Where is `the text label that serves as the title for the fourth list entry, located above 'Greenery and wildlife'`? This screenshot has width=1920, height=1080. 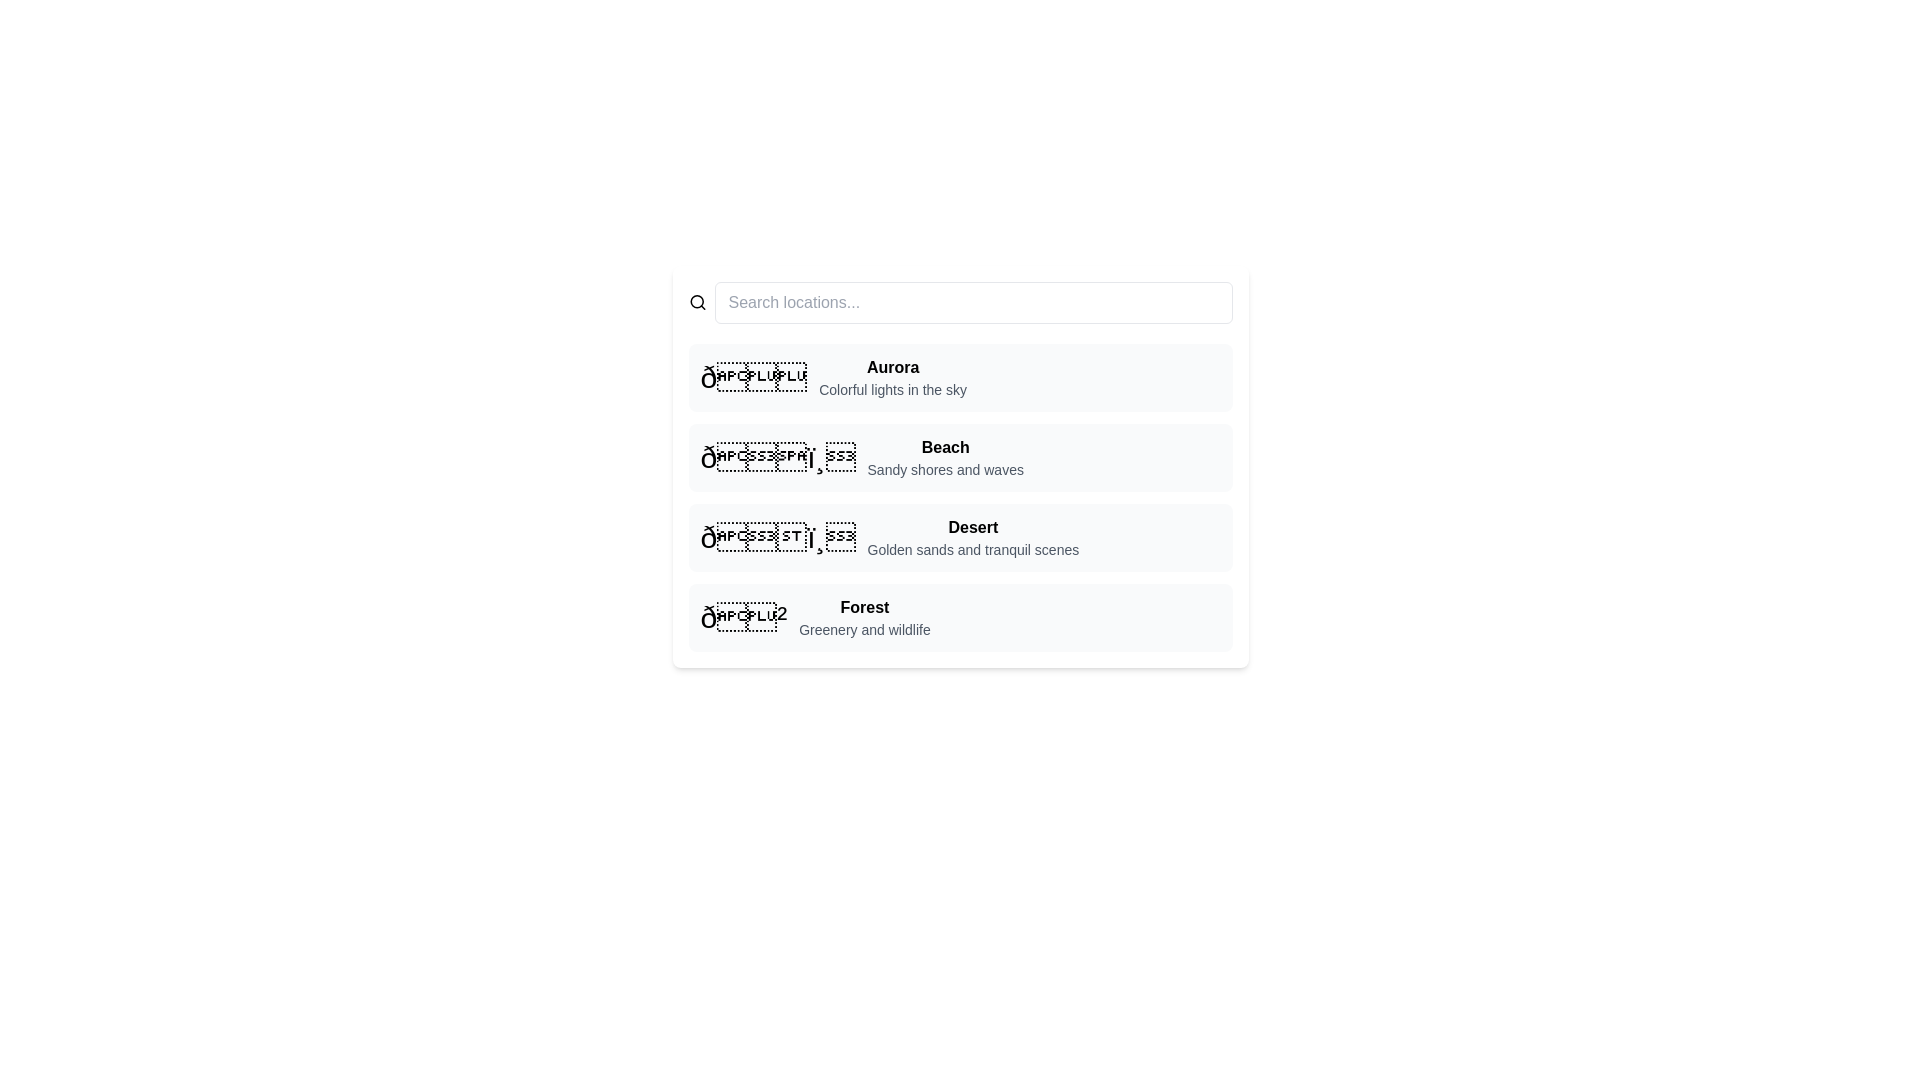
the text label that serves as the title for the fourth list entry, located above 'Greenery and wildlife' is located at coordinates (864, 607).